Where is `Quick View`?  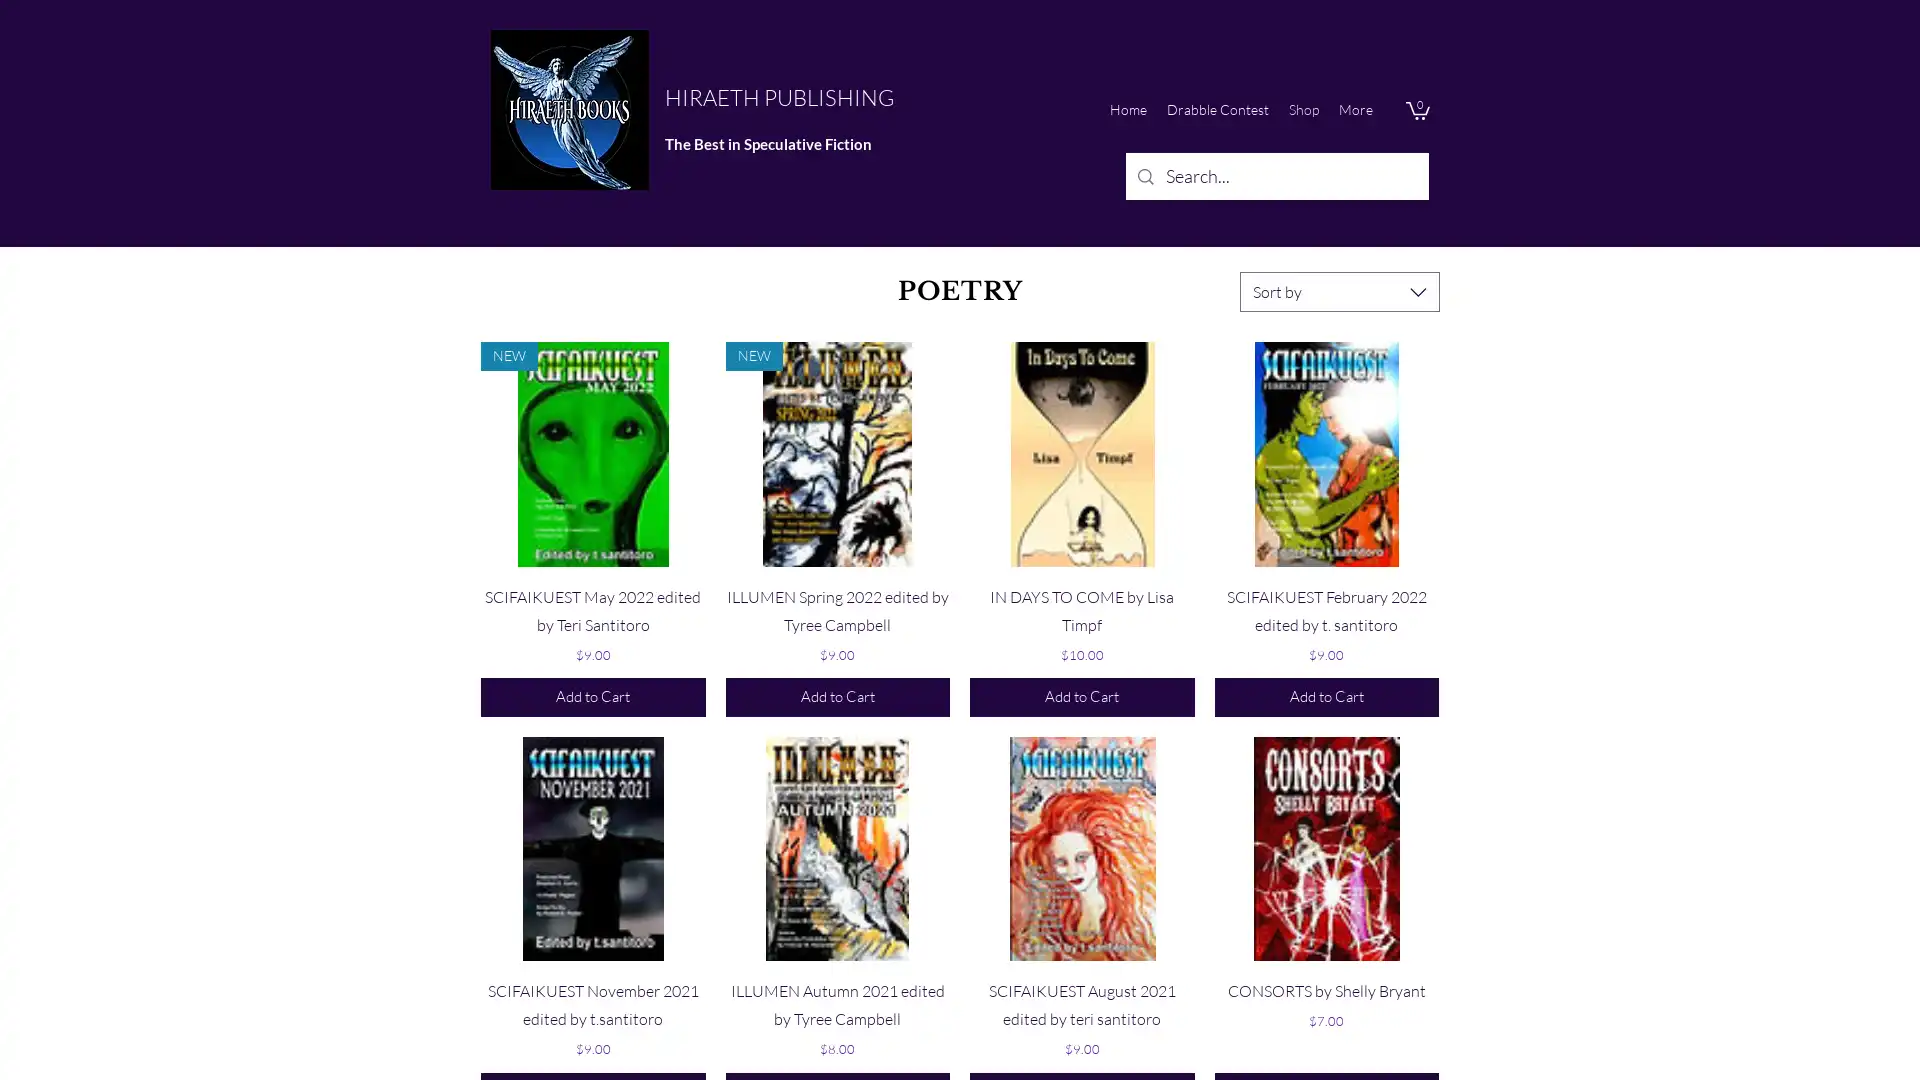 Quick View is located at coordinates (1080, 985).